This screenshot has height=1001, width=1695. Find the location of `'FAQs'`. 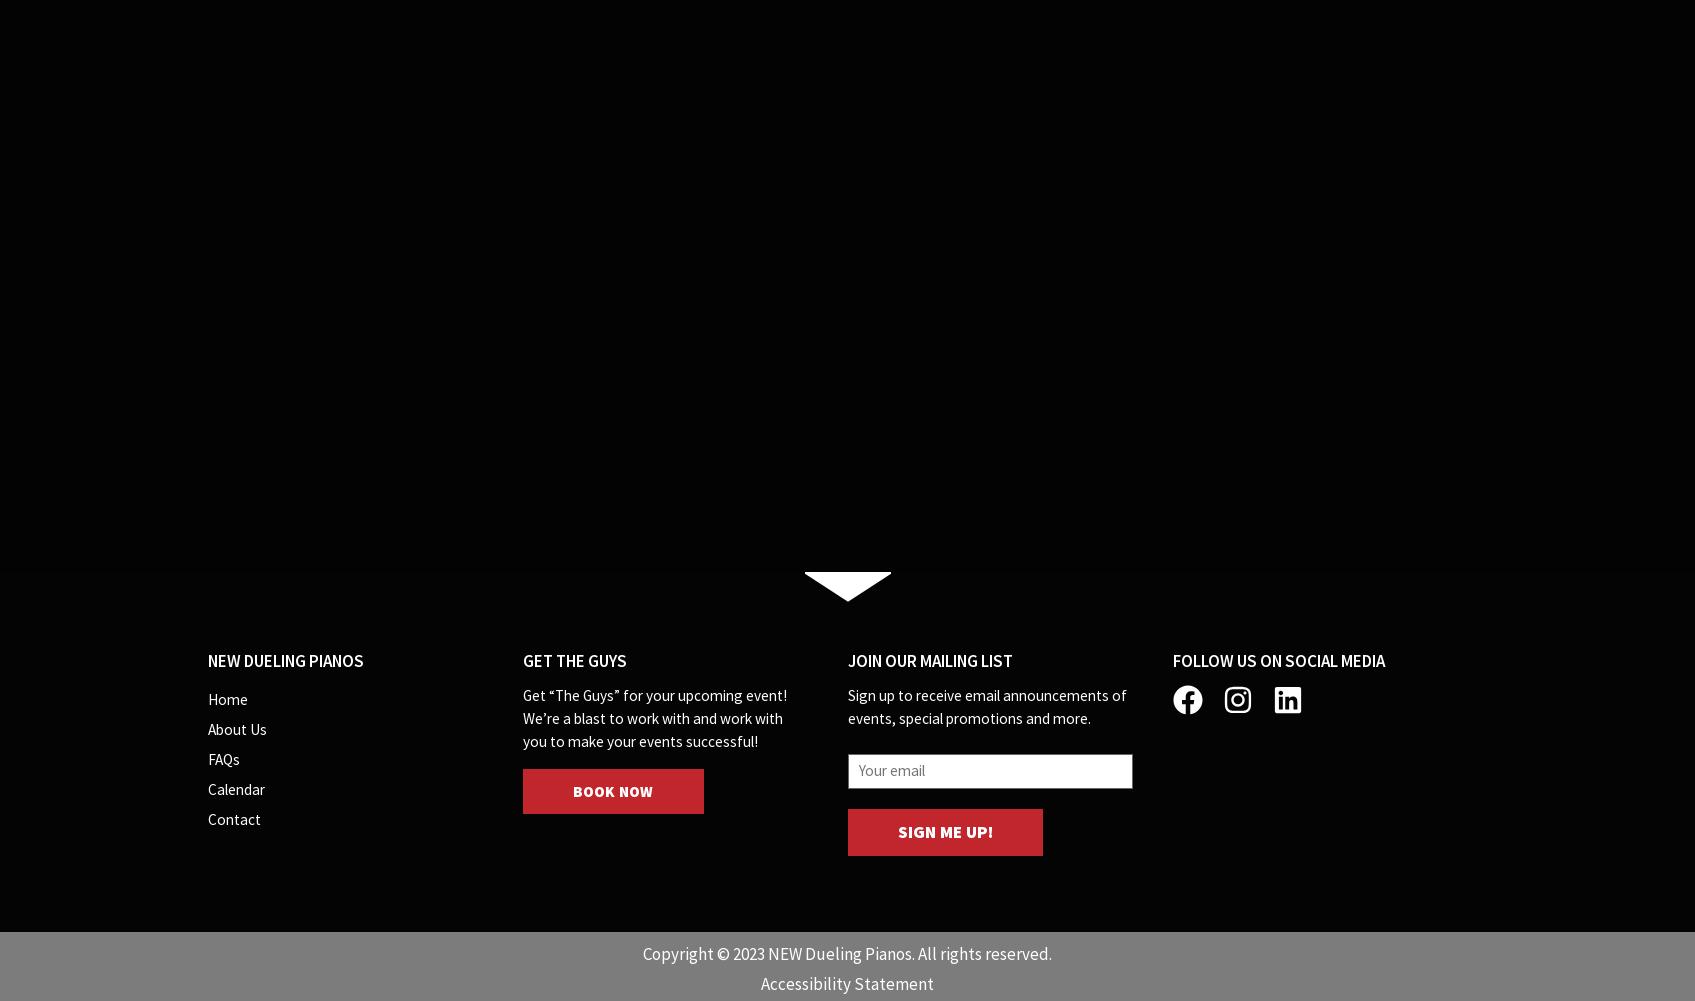

'FAQs' is located at coordinates (205, 759).